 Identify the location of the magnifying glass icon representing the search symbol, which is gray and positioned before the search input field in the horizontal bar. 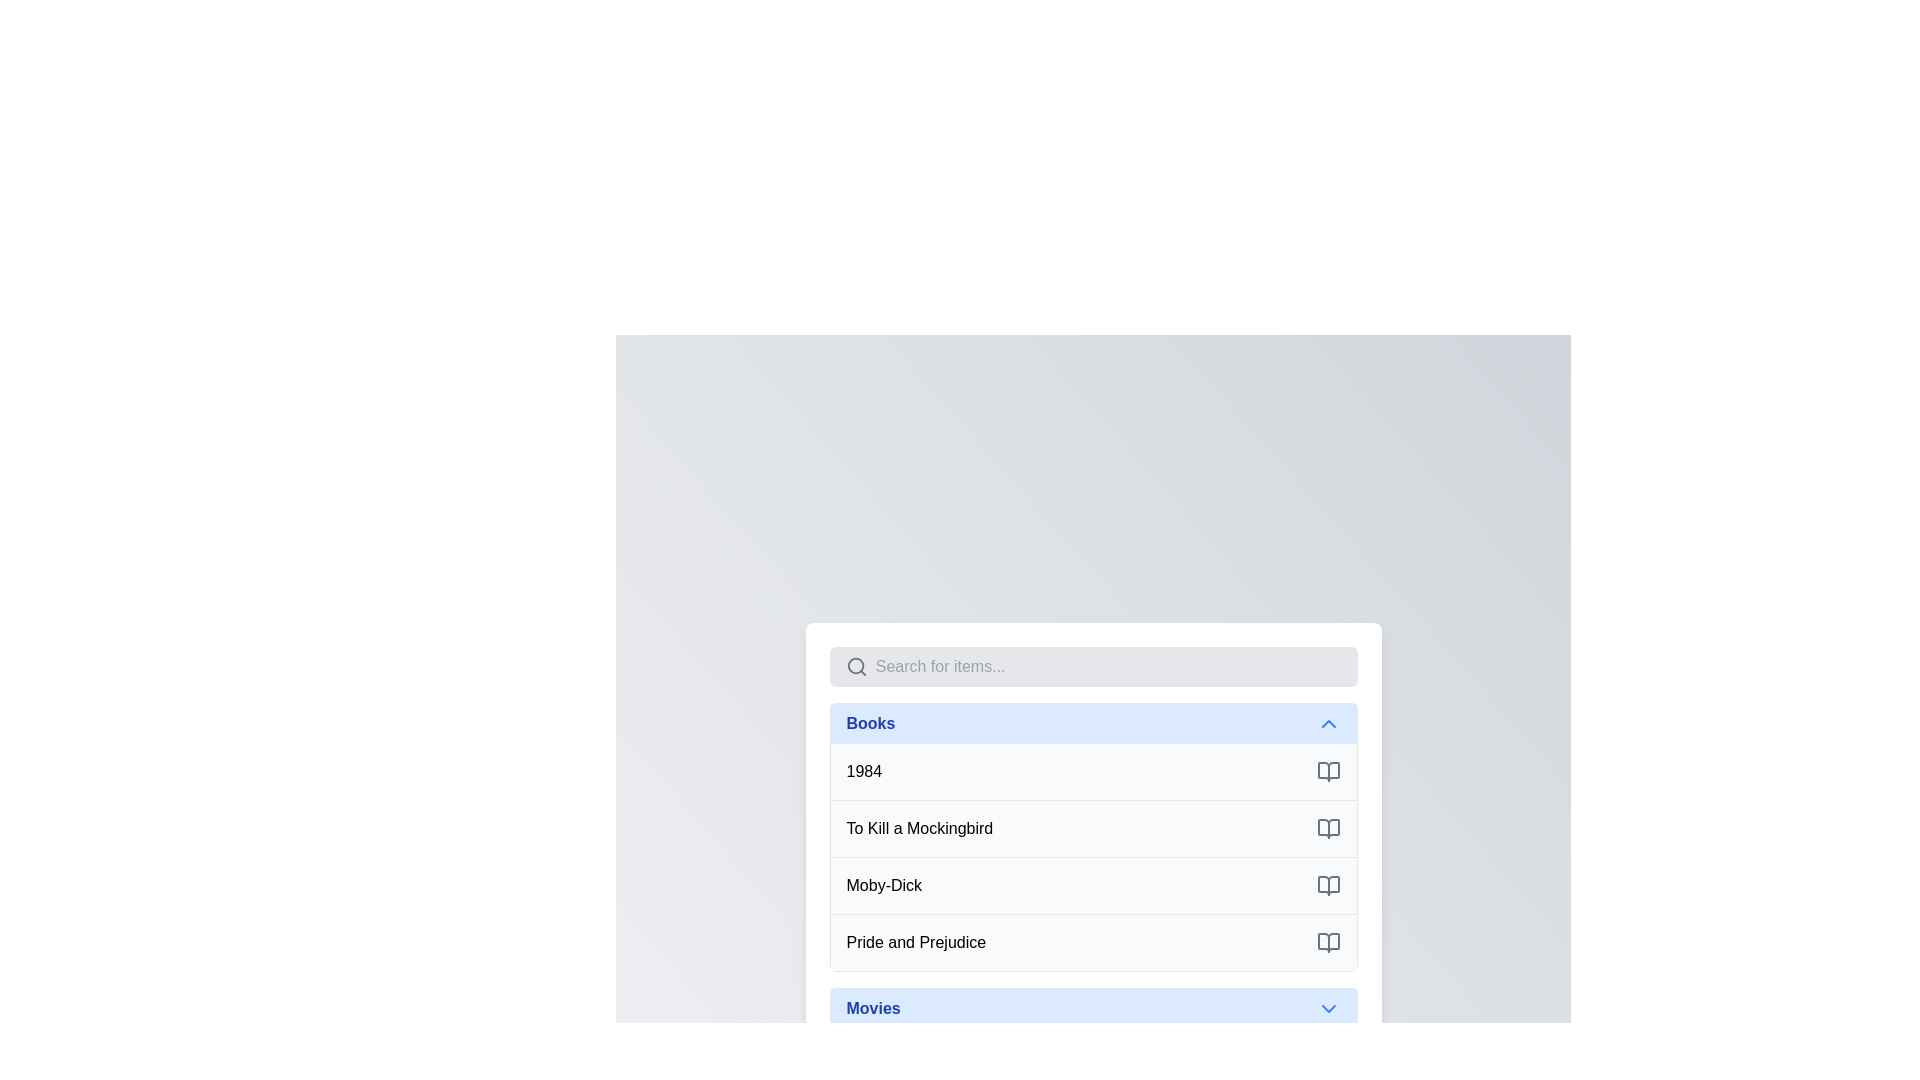
(856, 666).